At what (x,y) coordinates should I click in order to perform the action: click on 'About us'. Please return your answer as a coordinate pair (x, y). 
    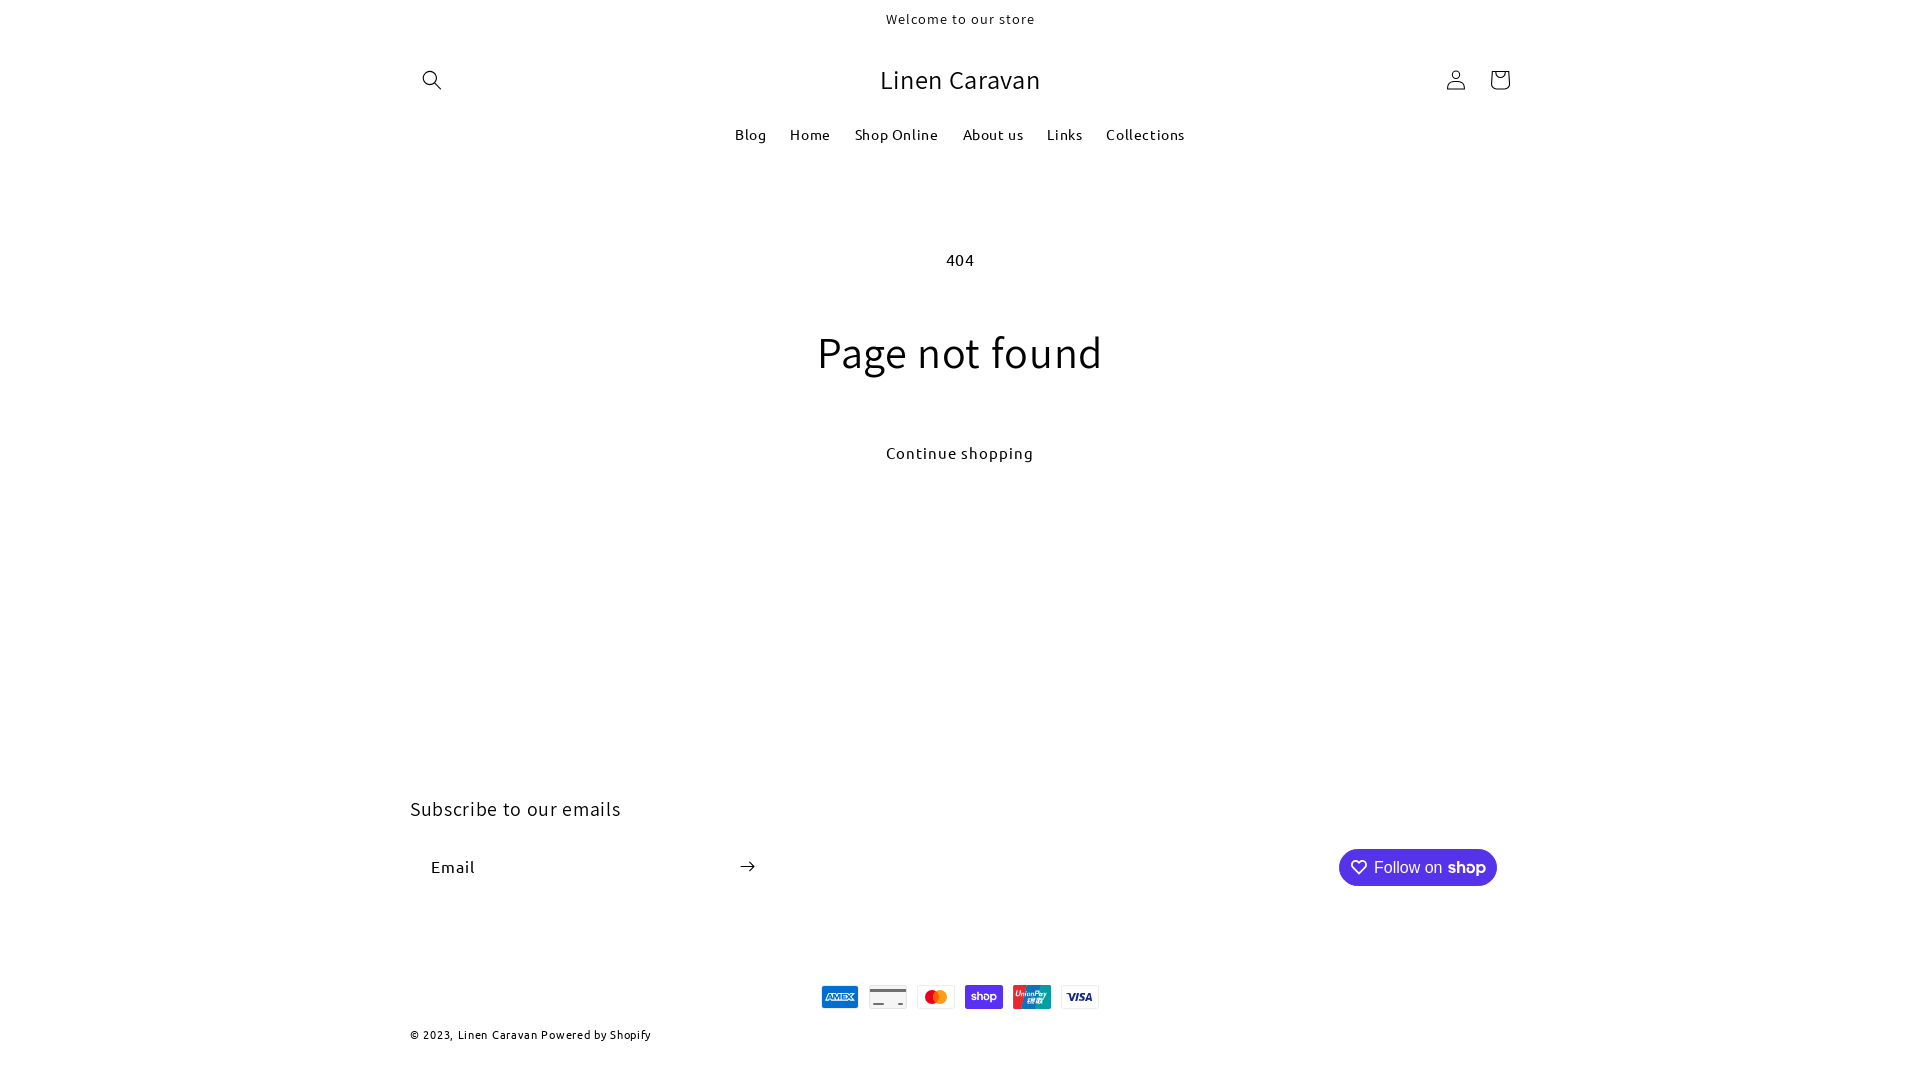
    Looking at the image, I should click on (992, 134).